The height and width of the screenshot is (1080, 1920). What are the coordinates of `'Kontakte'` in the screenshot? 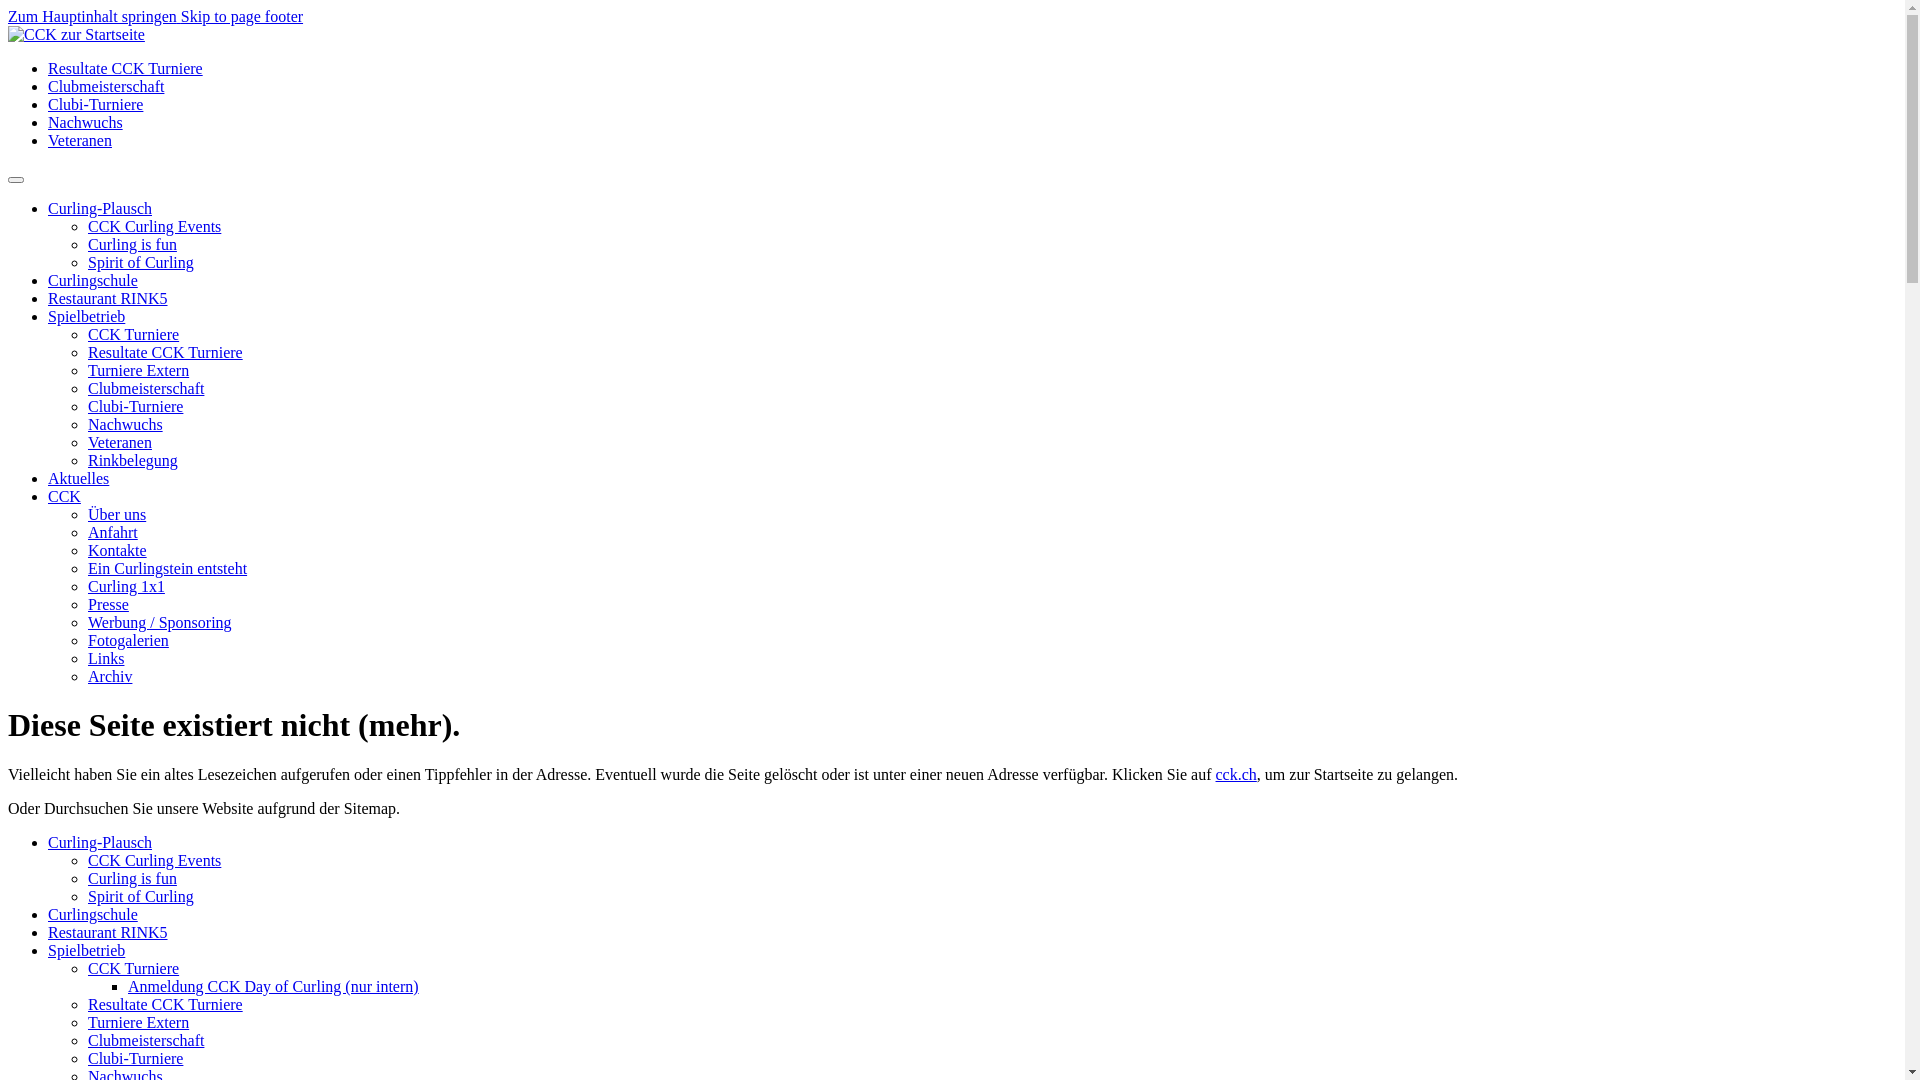 It's located at (116, 550).